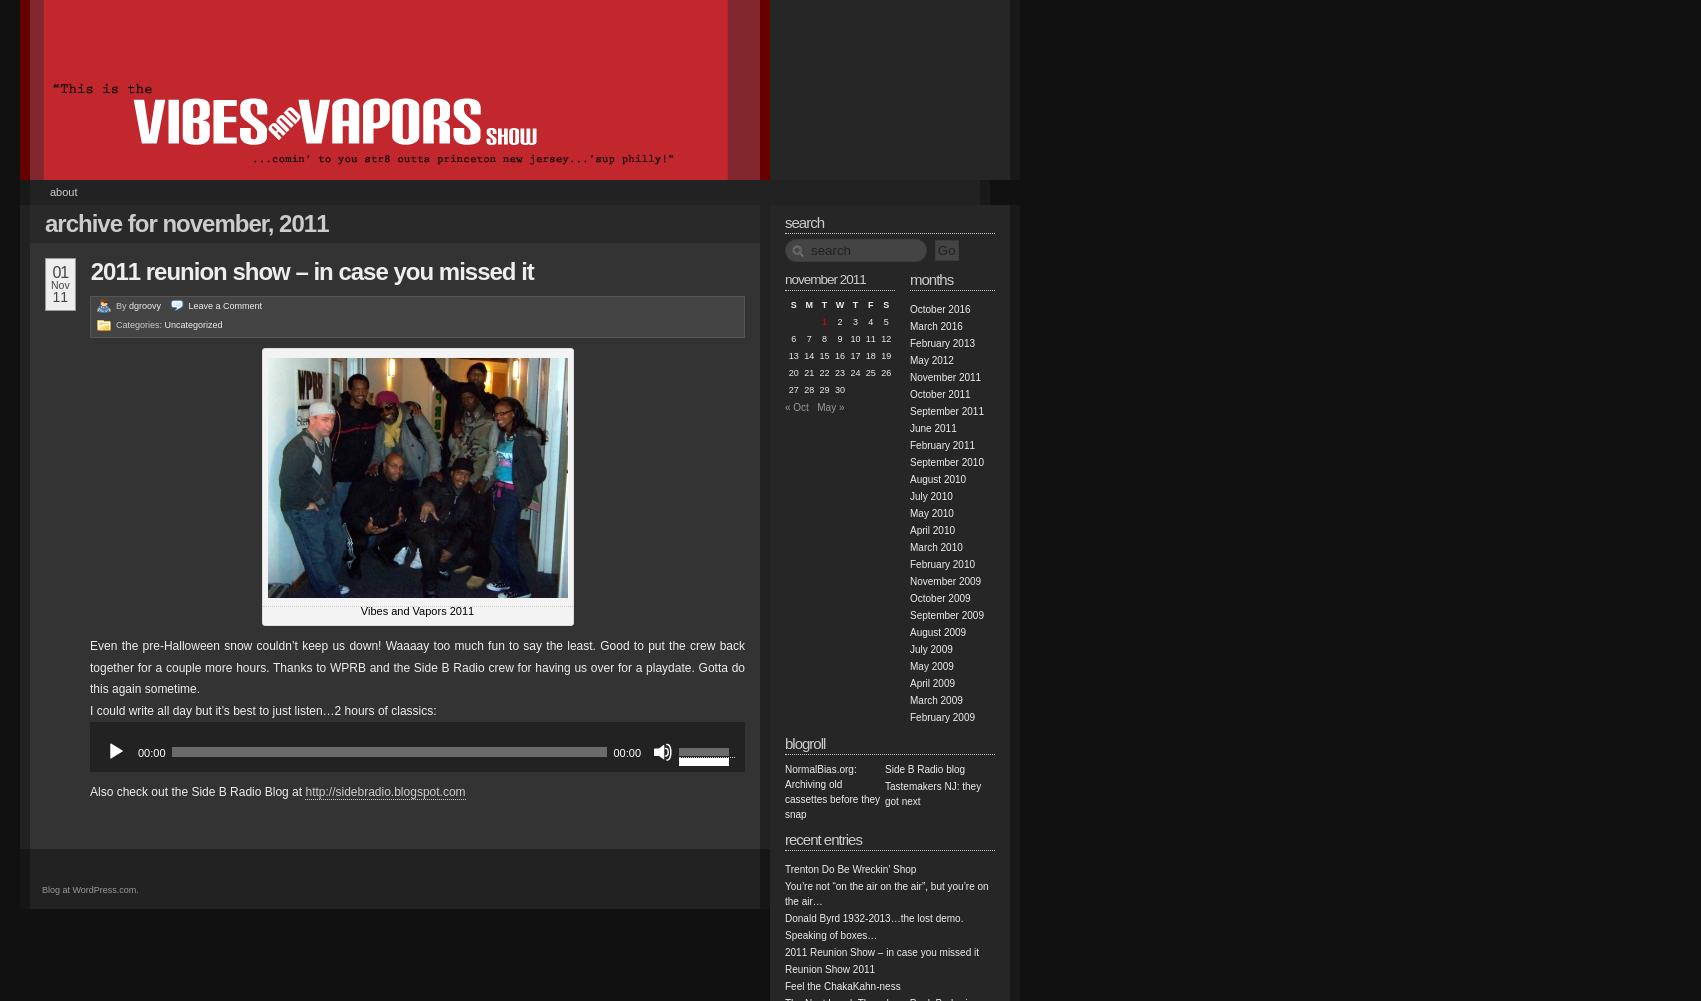  What do you see at coordinates (839, 322) in the screenshot?
I see `'2'` at bounding box center [839, 322].